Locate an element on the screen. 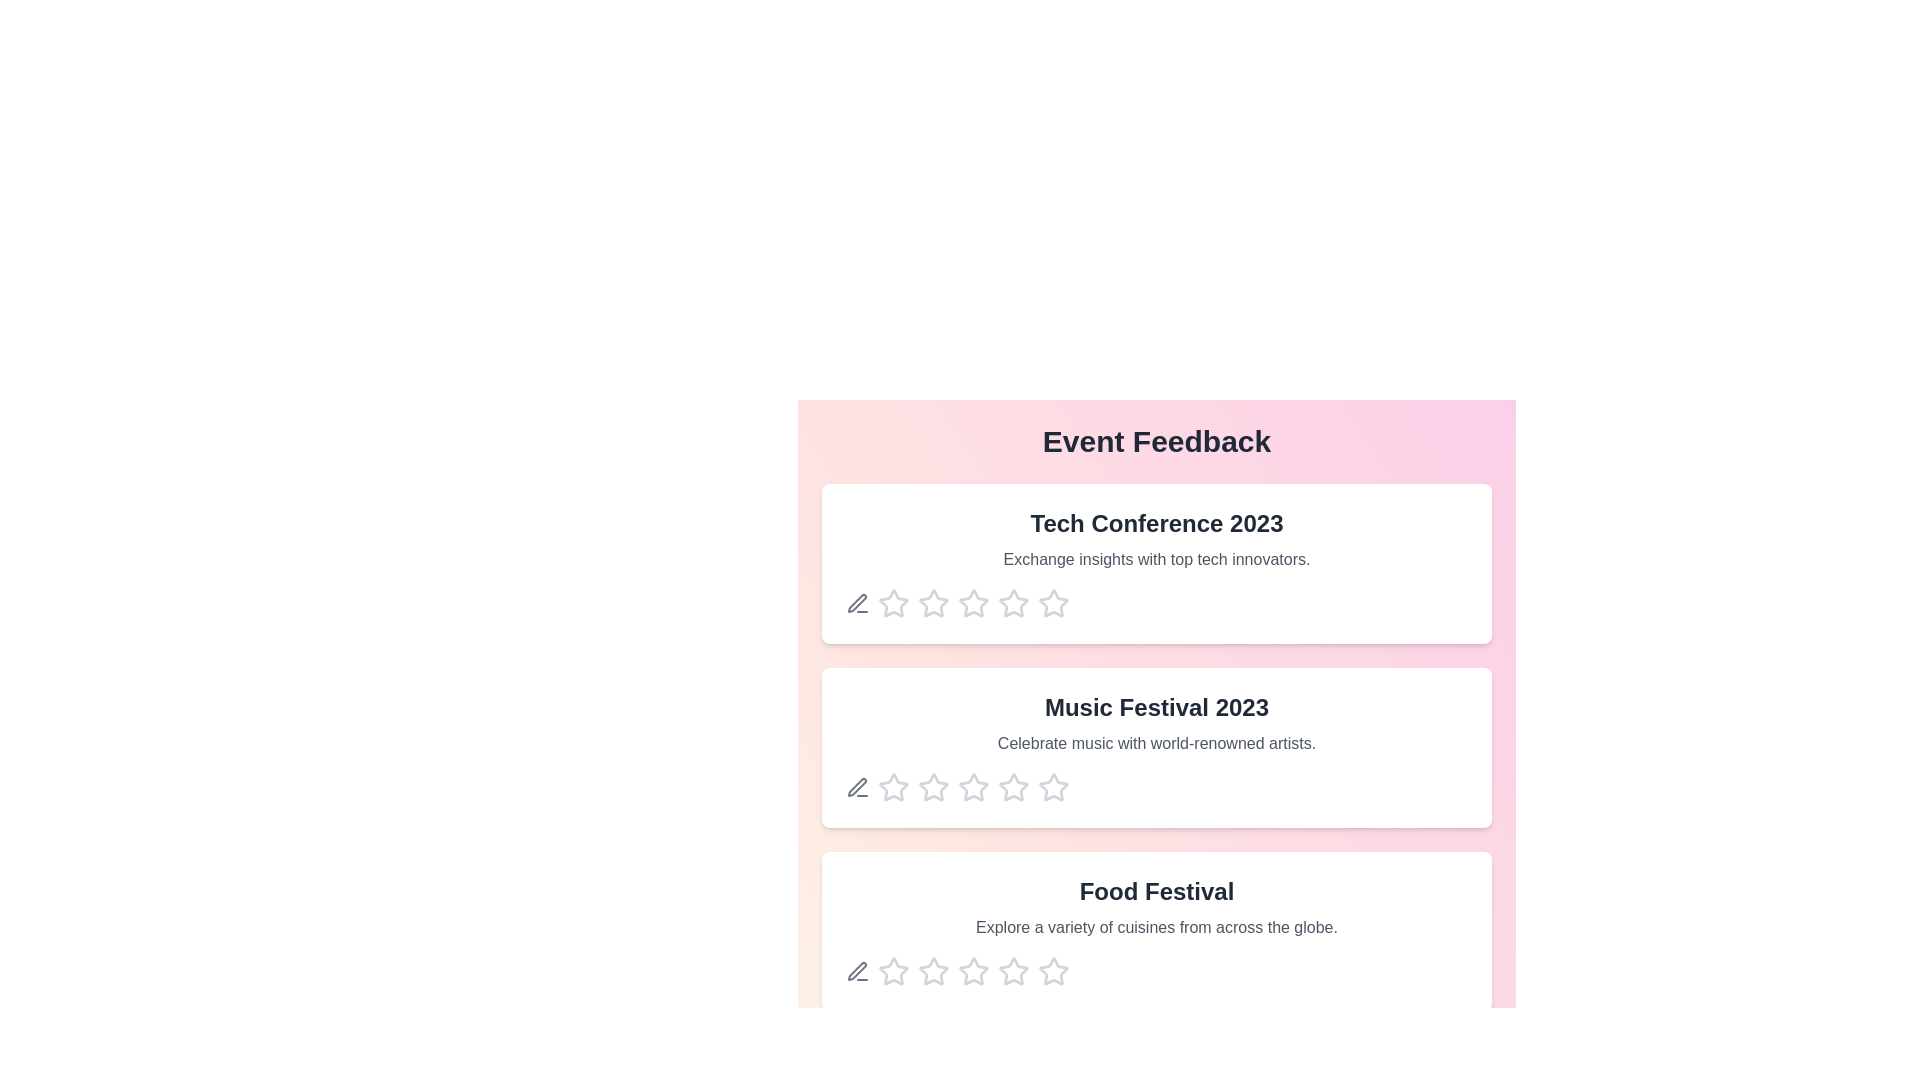  the star corresponding to the rating 5 is located at coordinates (1053, 603).